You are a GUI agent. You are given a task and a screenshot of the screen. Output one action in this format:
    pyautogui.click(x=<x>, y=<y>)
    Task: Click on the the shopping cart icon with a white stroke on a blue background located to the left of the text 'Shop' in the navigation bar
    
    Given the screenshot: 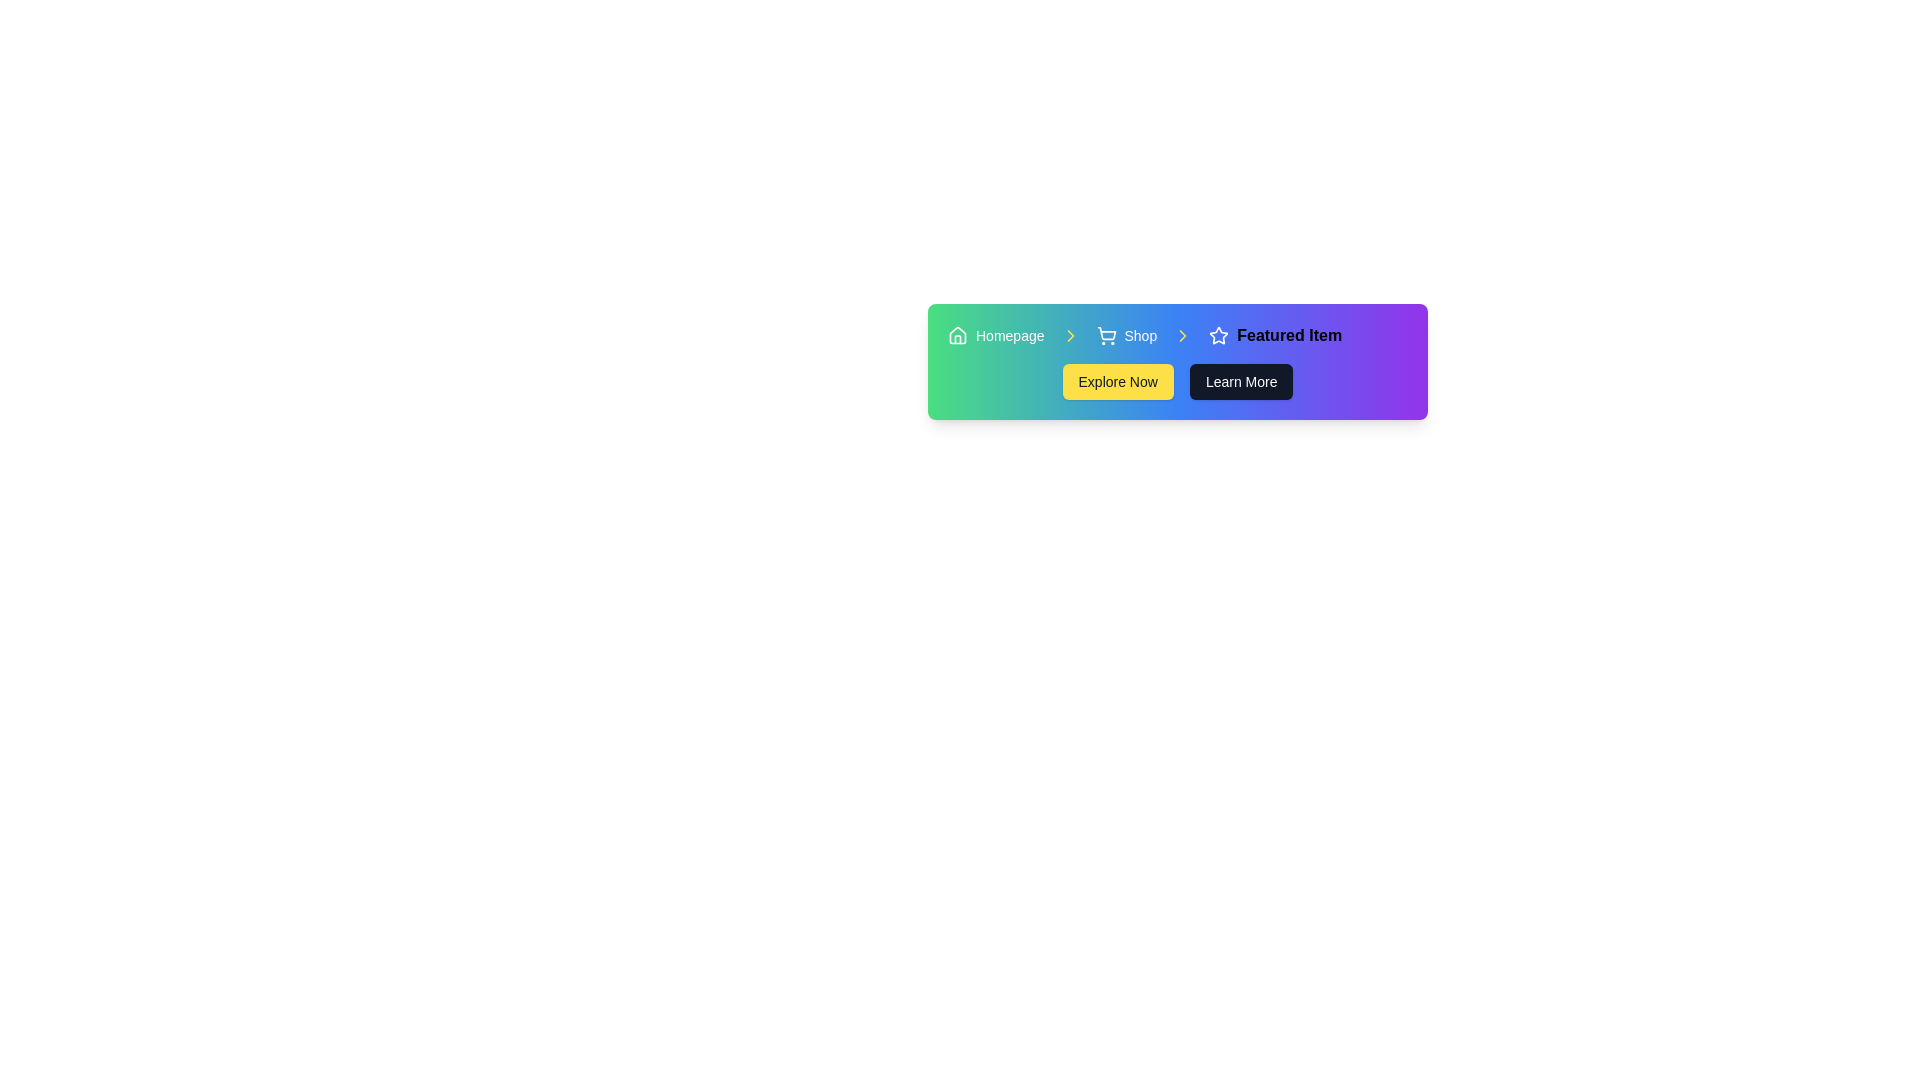 What is the action you would take?
    pyautogui.click(x=1105, y=334)
    